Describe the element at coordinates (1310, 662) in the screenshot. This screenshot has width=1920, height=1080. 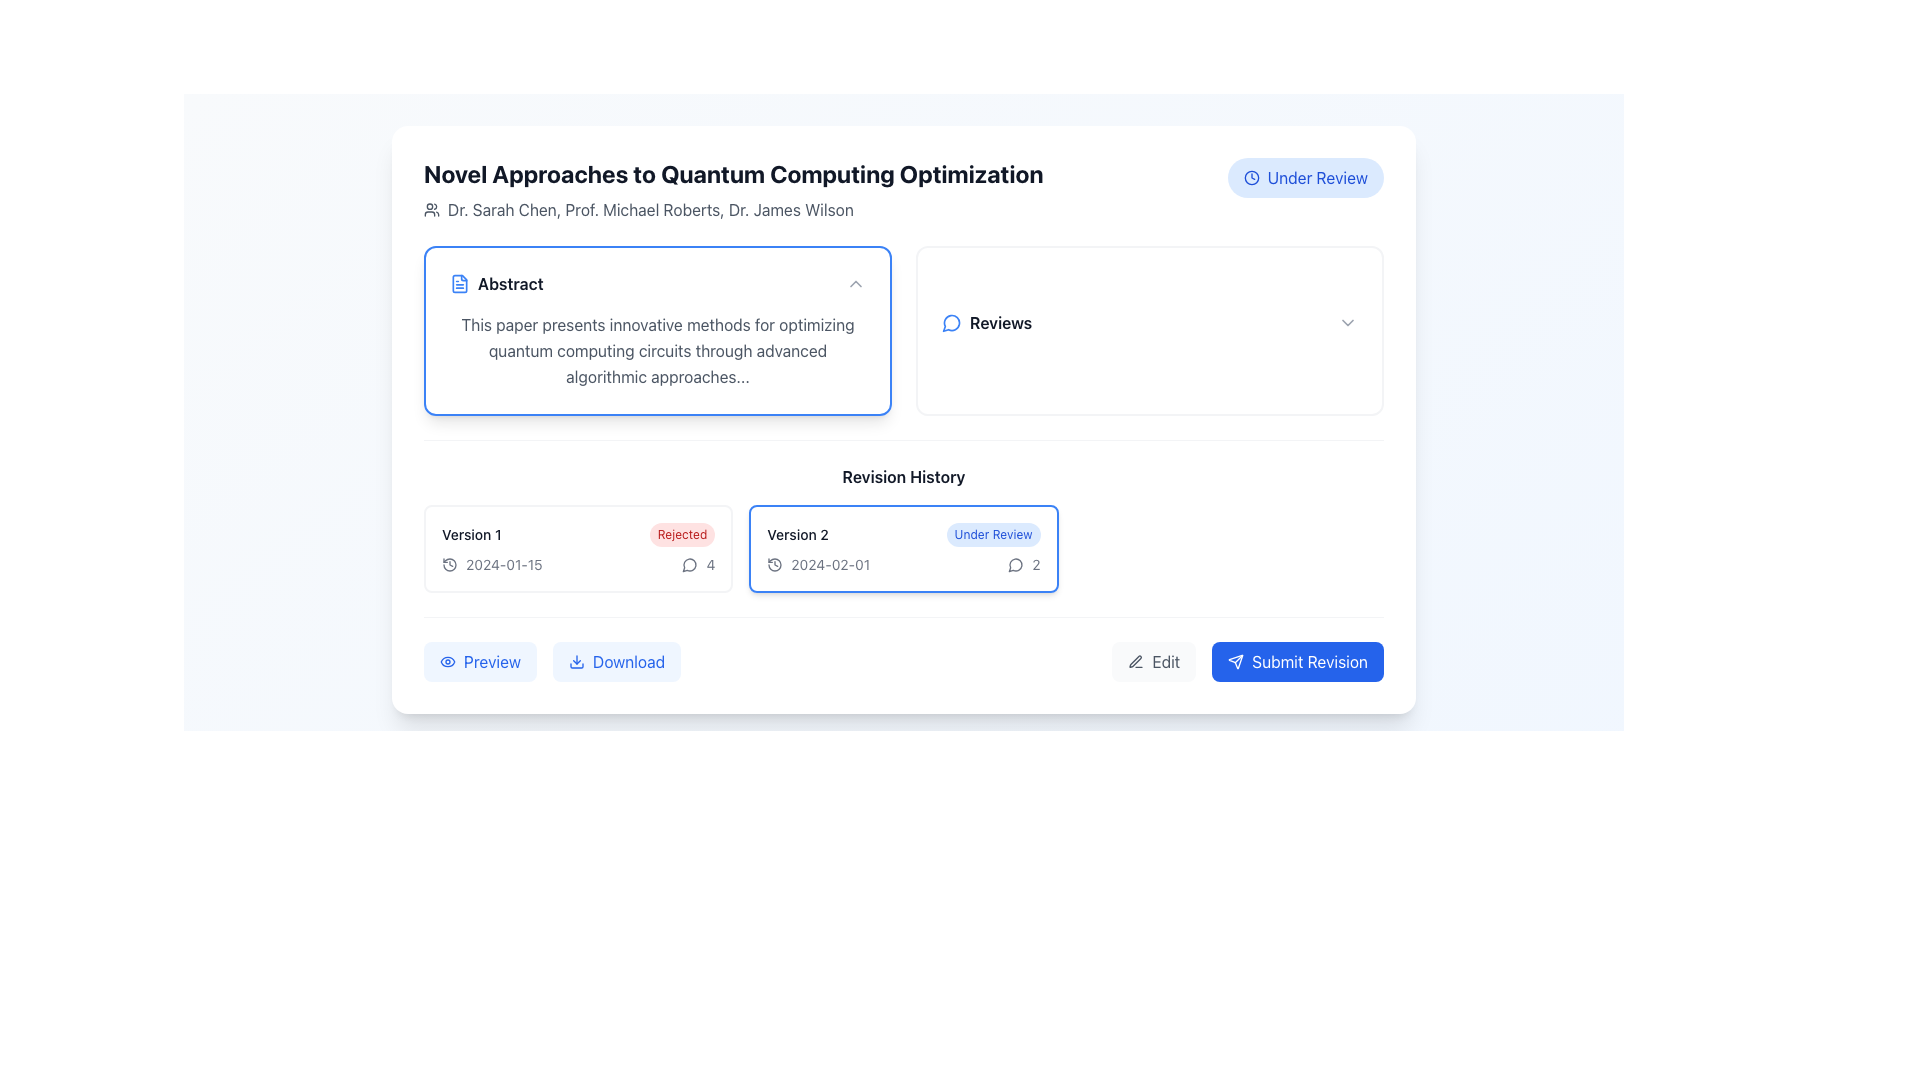
I see `the 'Submit Revision' button, which is a text label in white on a blue background, to trigger a visual response` at that location.